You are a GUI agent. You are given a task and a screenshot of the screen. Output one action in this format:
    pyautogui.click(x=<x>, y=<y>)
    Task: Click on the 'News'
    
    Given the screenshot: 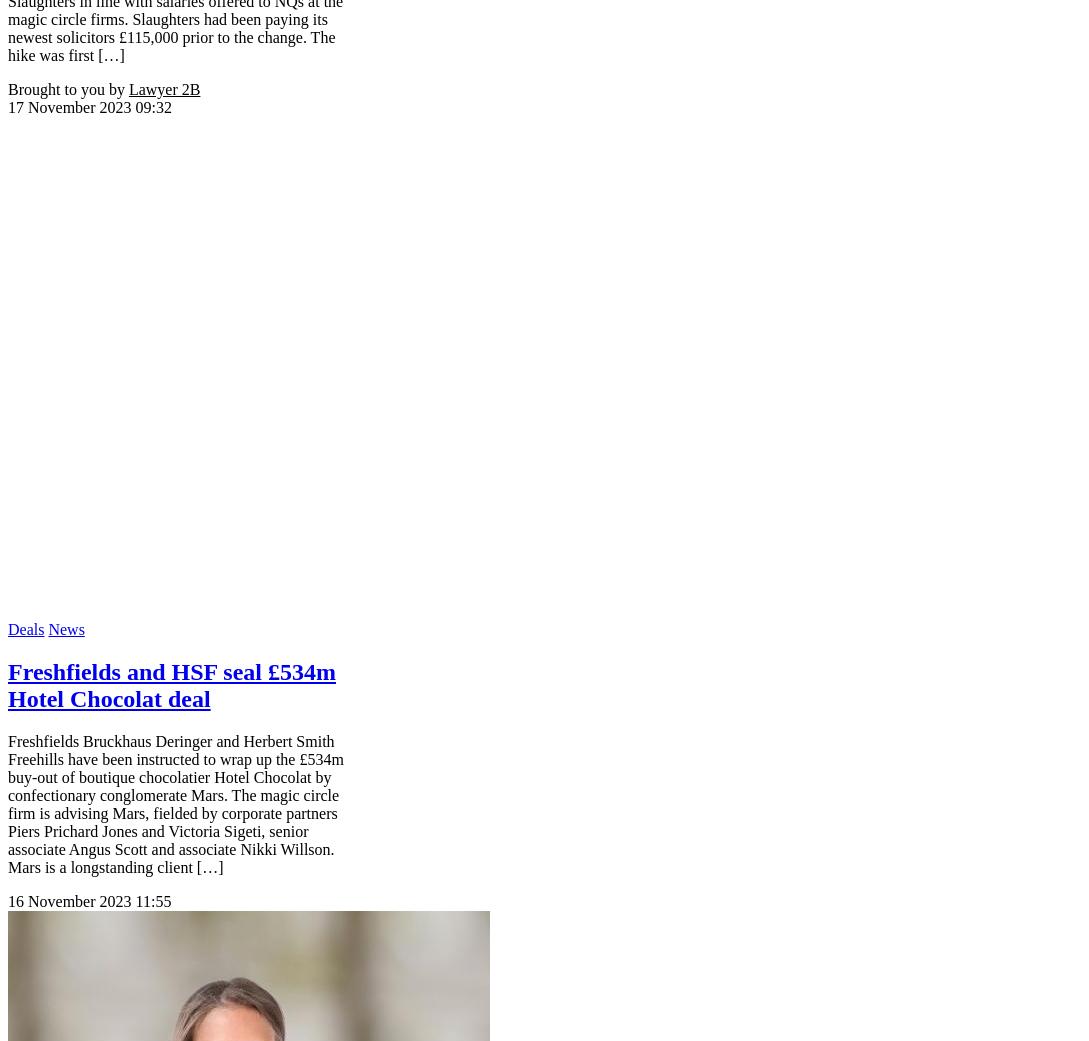 What is the action you would take?
    pyautogui.click(x=65, y=627)
    